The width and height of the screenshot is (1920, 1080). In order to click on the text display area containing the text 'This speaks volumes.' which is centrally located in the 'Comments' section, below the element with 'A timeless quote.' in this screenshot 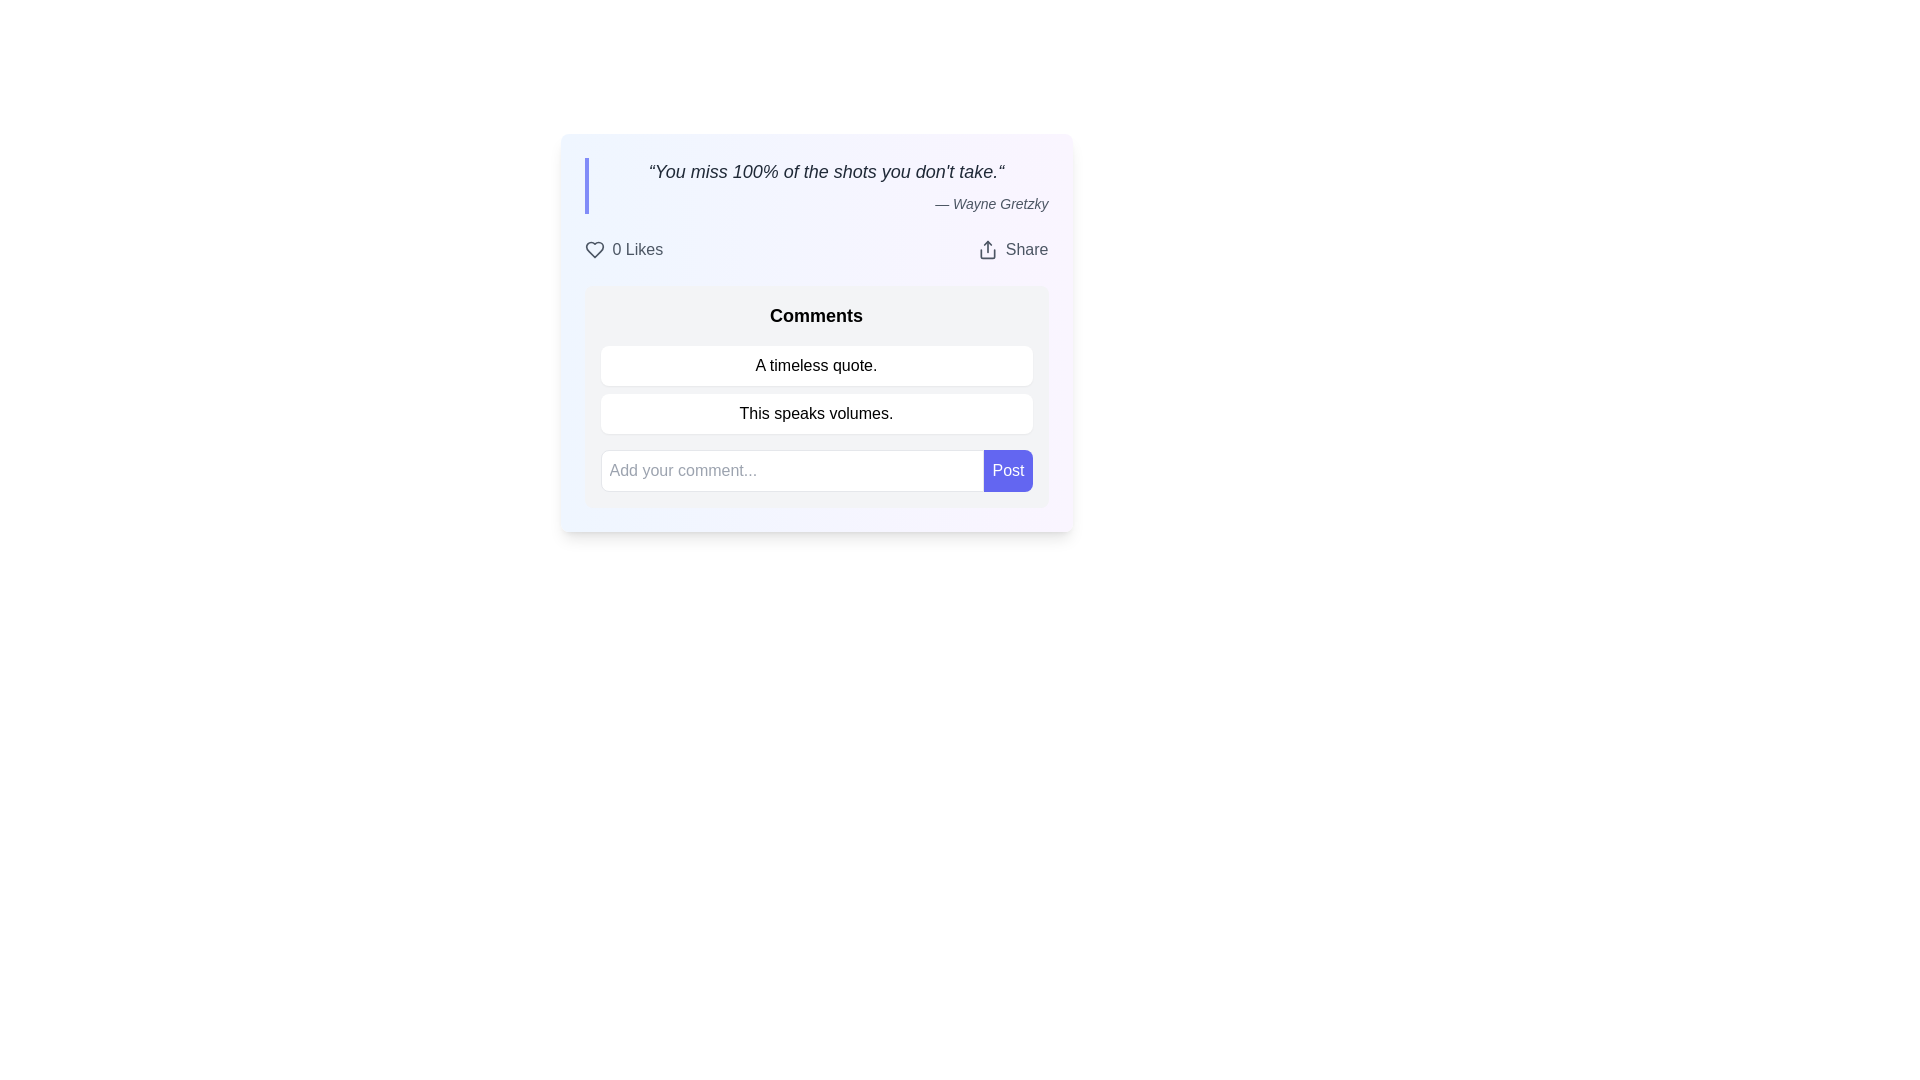, I will do `click(816, 412)`.